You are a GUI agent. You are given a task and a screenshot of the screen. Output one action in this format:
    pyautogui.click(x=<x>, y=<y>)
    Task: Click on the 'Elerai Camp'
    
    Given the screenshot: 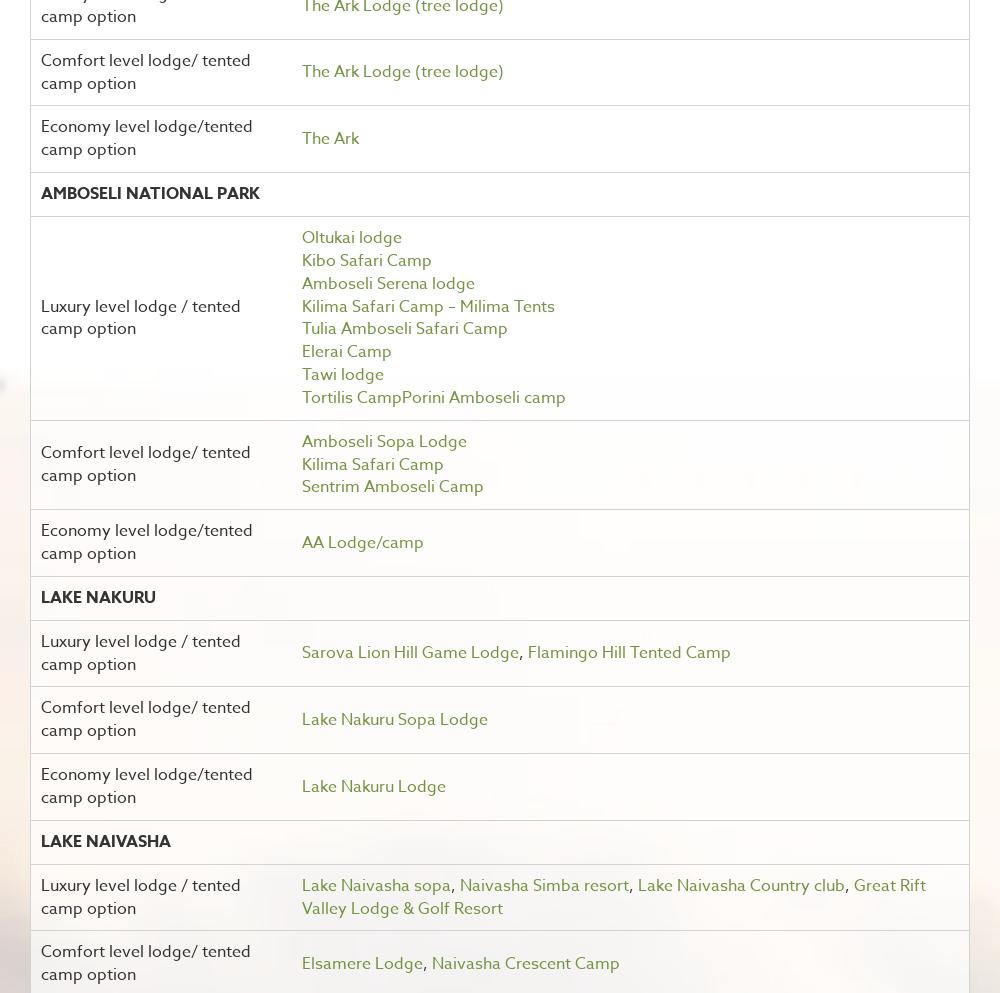 What is the action you would take?
    pyautogui.click(x=345, y=352)
    